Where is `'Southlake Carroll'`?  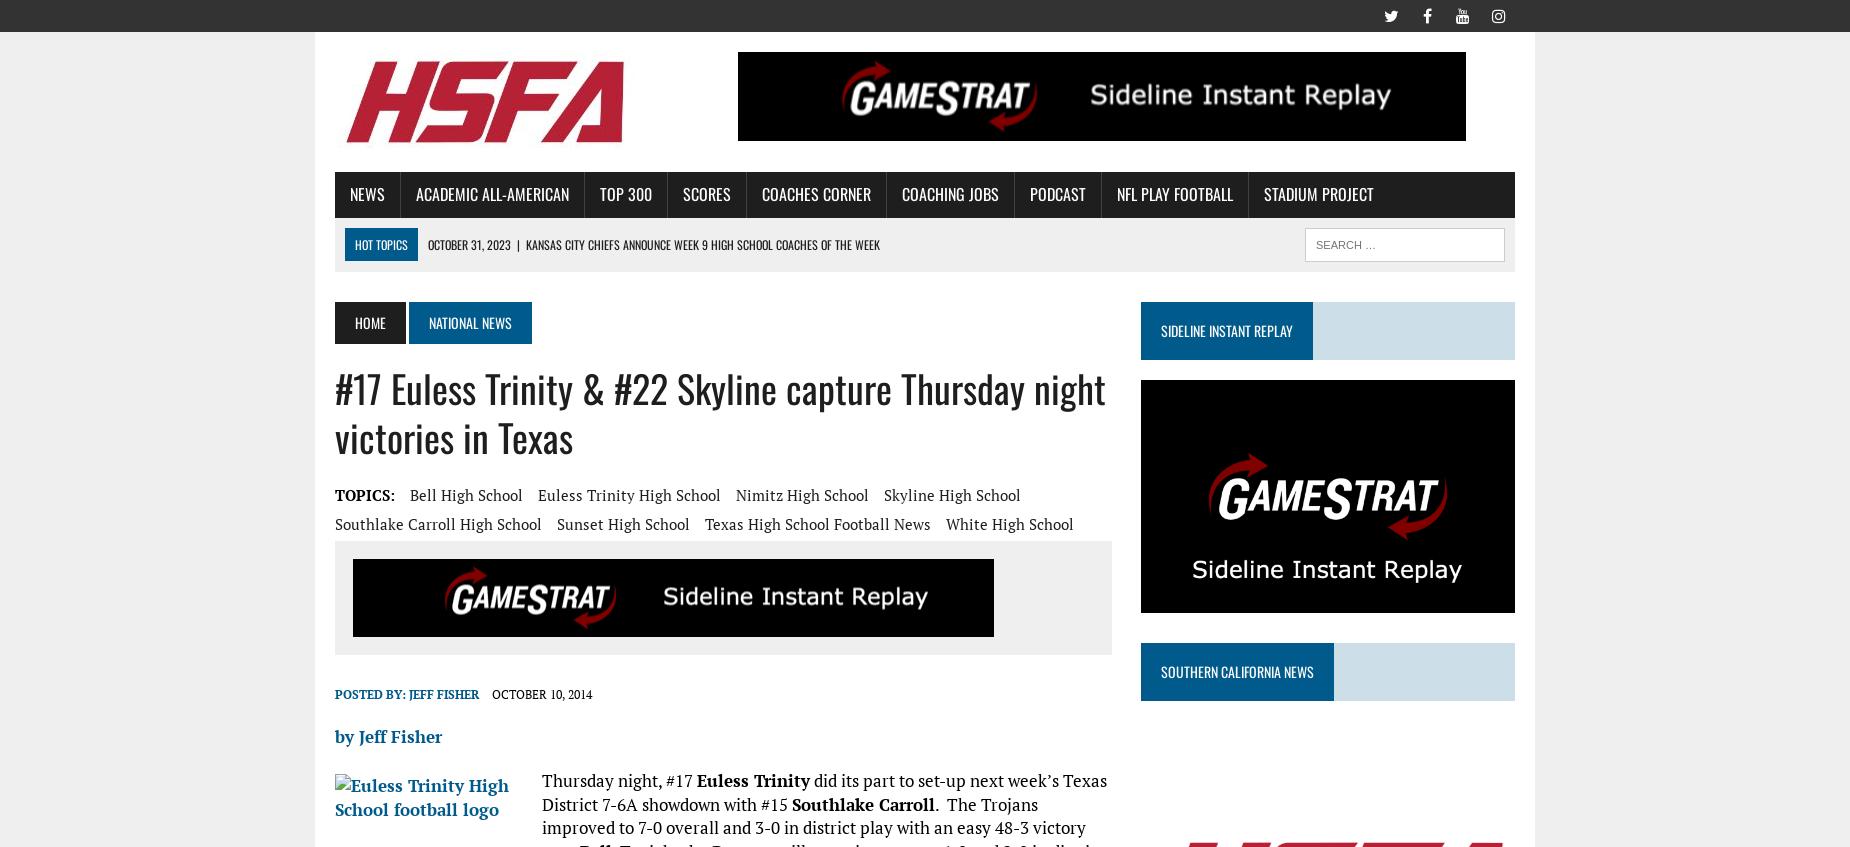 'Southlake Carroll' is located at coordinates (863, 803).